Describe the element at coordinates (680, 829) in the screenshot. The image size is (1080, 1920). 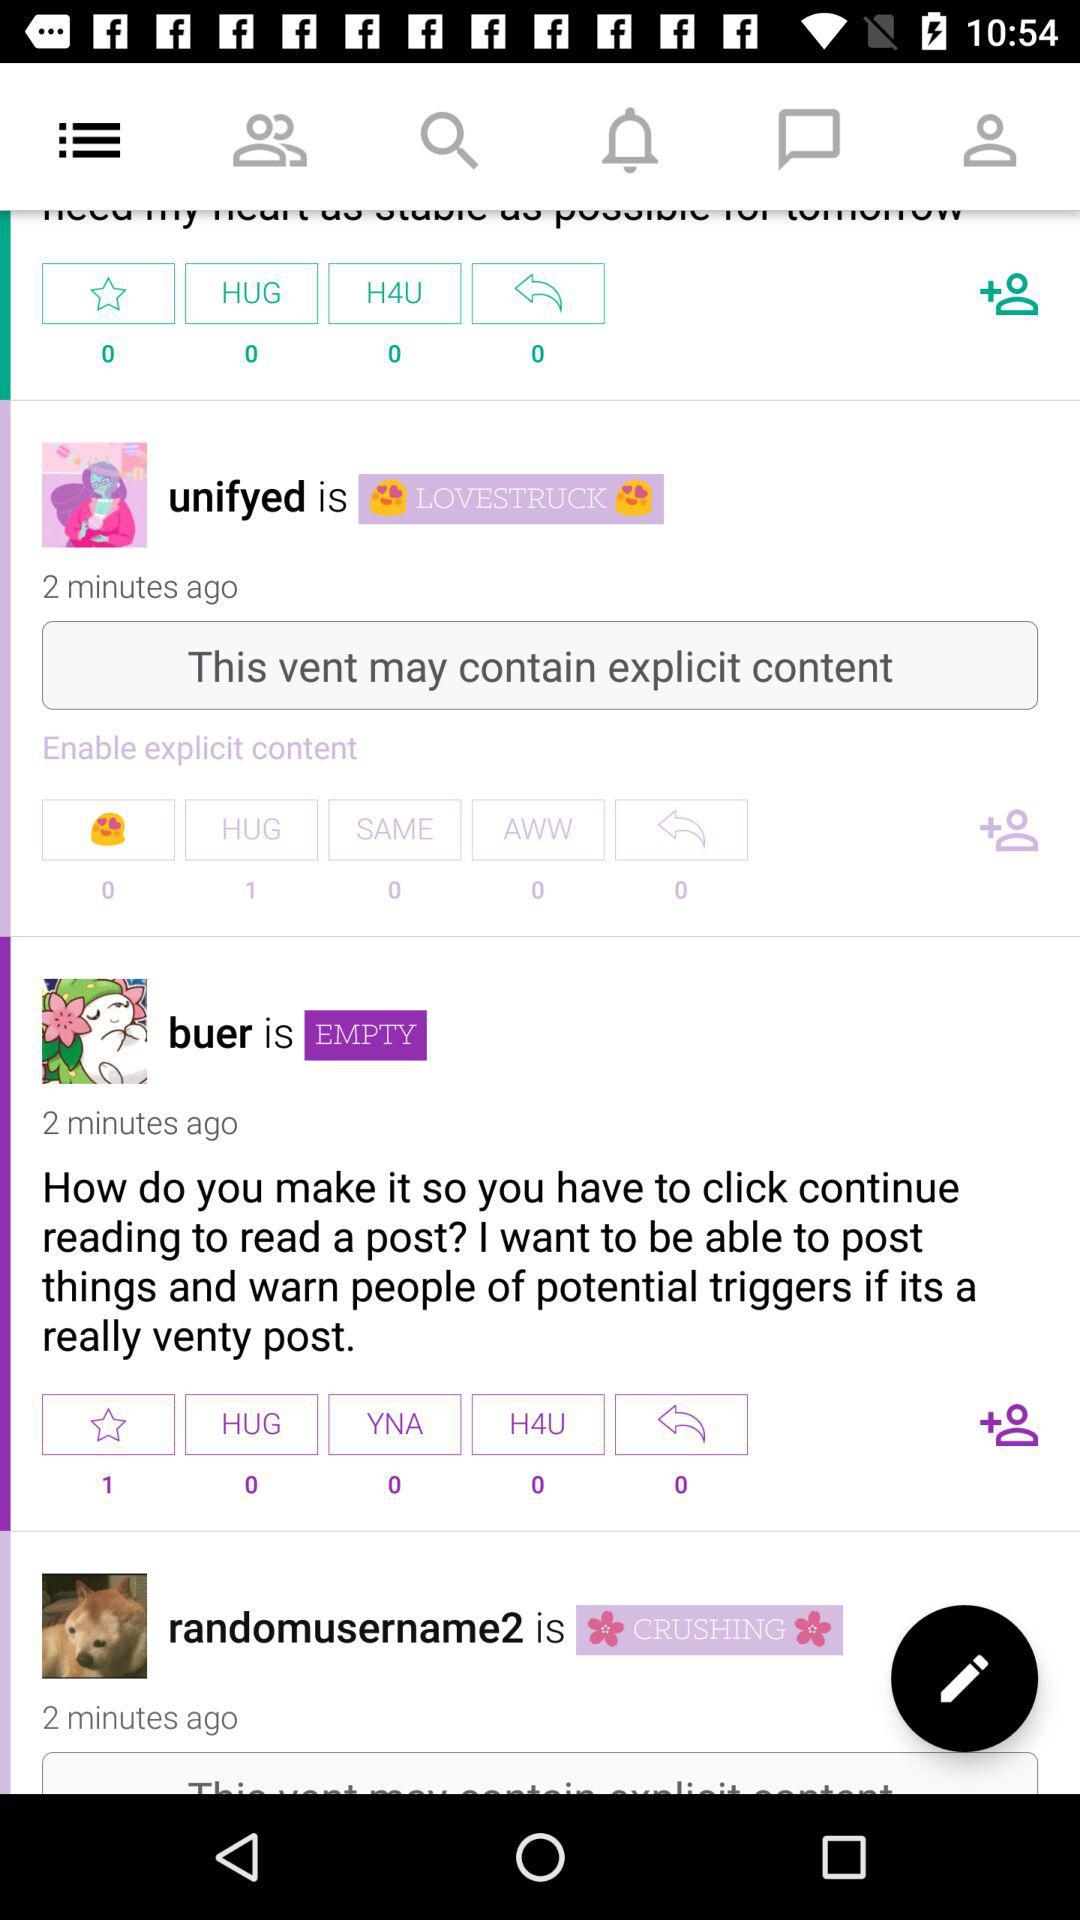
I see `reply button` at that location.